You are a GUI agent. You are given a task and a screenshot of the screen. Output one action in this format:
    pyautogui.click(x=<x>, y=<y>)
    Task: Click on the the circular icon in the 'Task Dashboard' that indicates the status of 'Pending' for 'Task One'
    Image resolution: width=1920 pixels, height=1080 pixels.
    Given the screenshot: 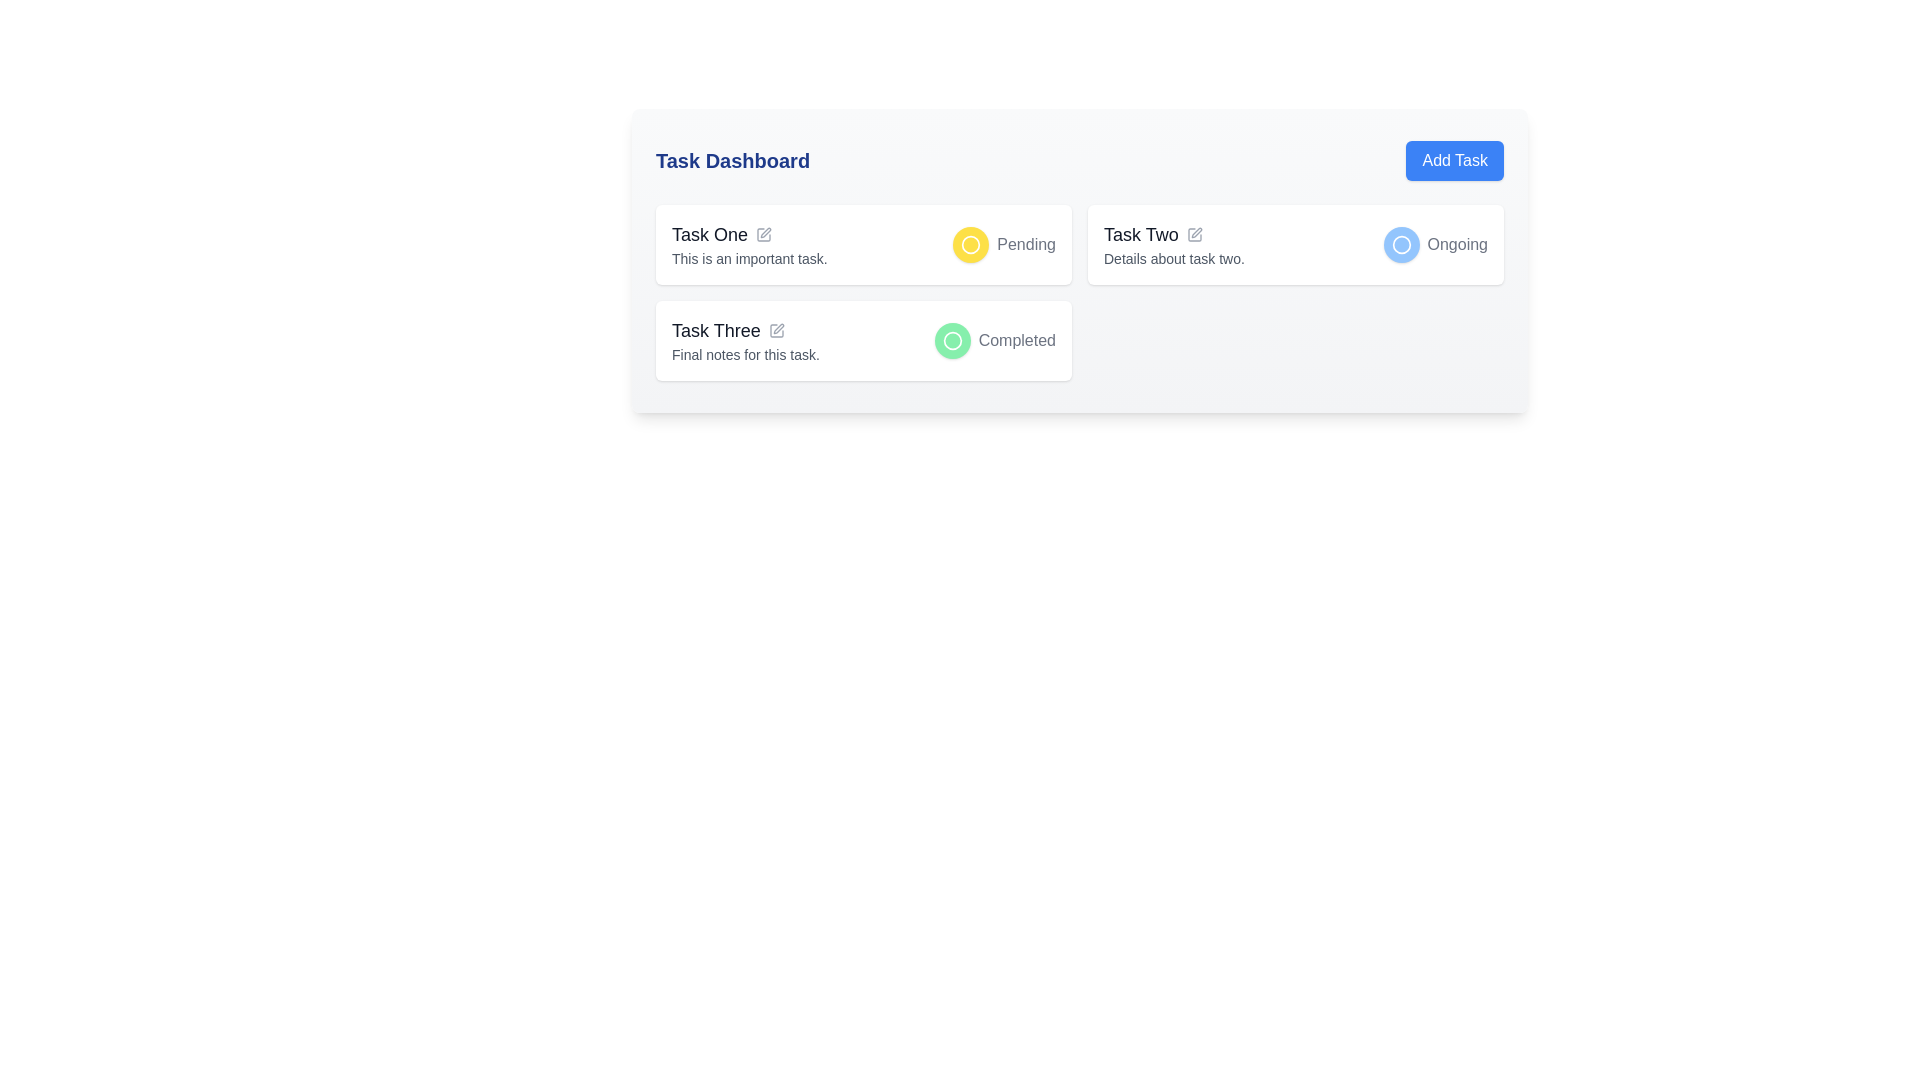 What is the action you would take?
    pyautogui.click(x=971, y=244)
    